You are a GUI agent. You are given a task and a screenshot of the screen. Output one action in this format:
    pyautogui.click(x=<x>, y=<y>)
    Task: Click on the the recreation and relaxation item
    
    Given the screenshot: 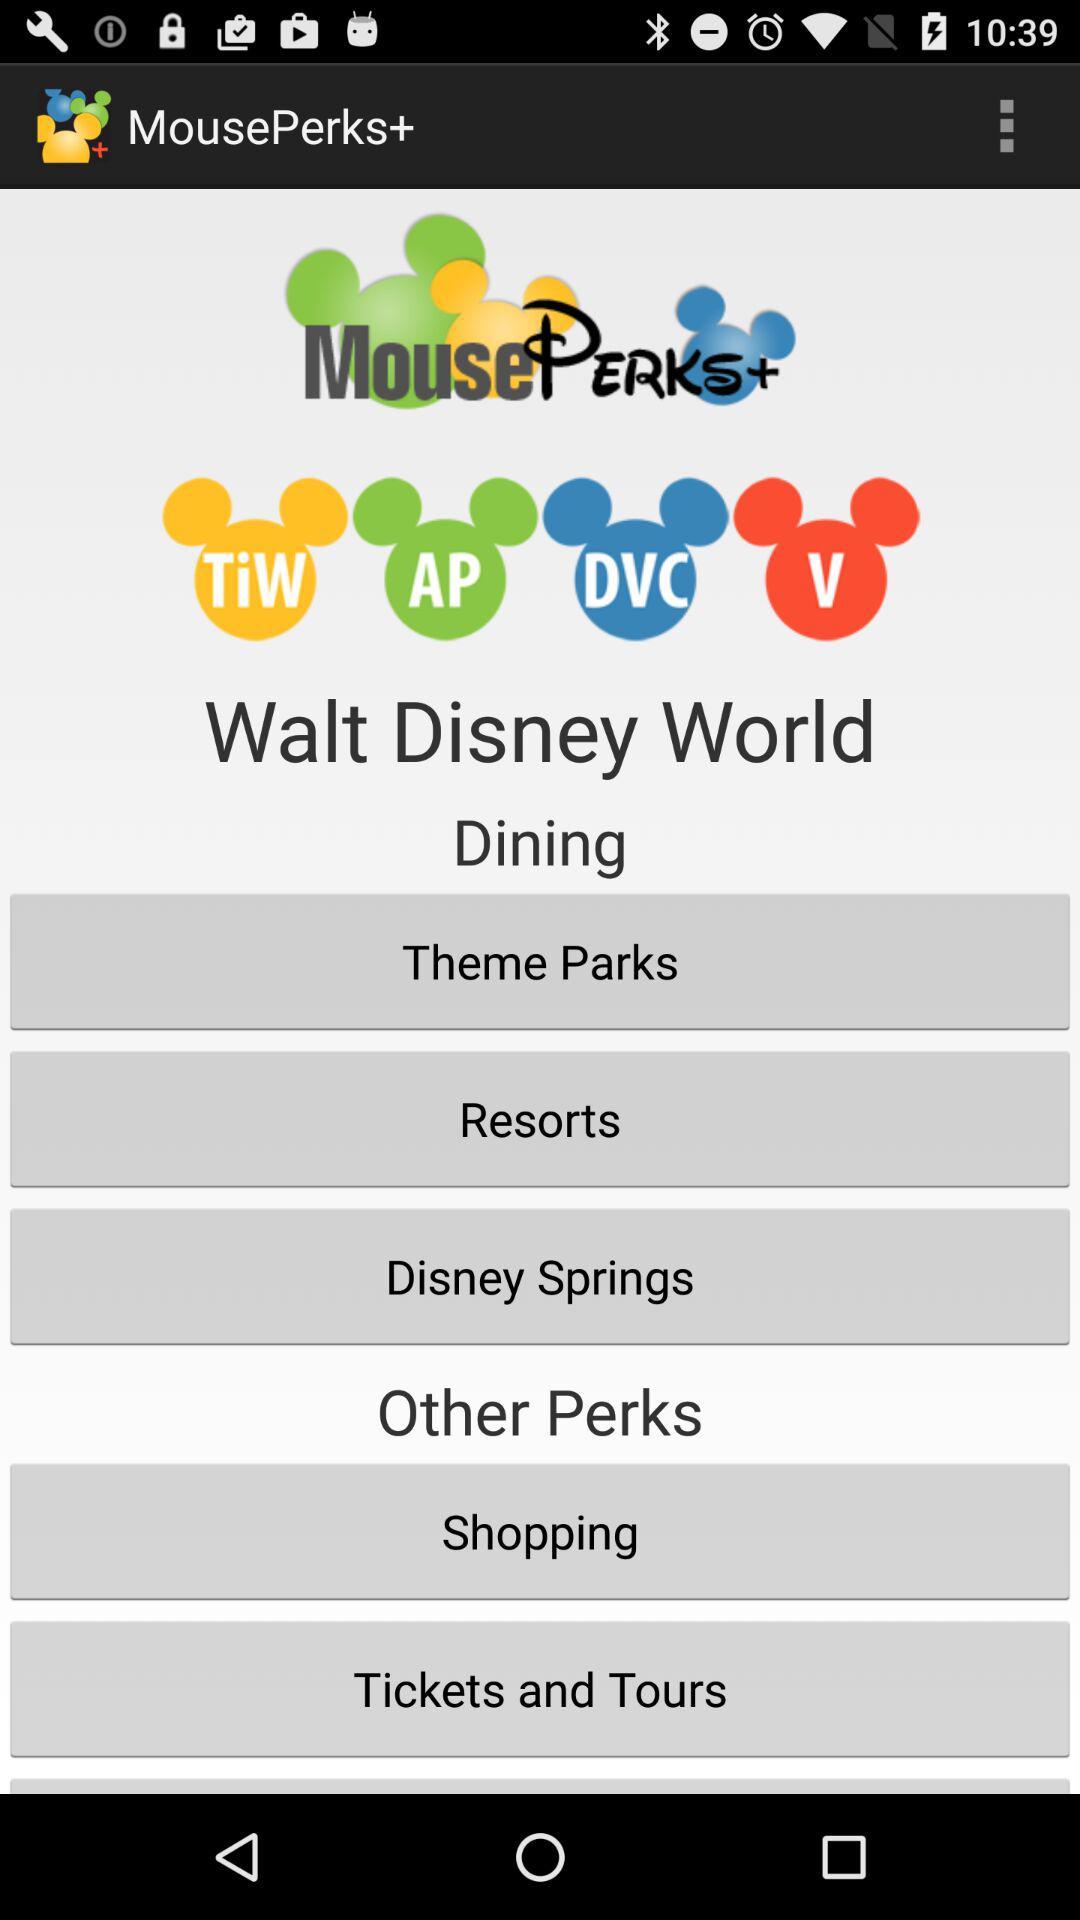 What is the action you would take?
    pyautogui.click(x=540, y=1780)
    